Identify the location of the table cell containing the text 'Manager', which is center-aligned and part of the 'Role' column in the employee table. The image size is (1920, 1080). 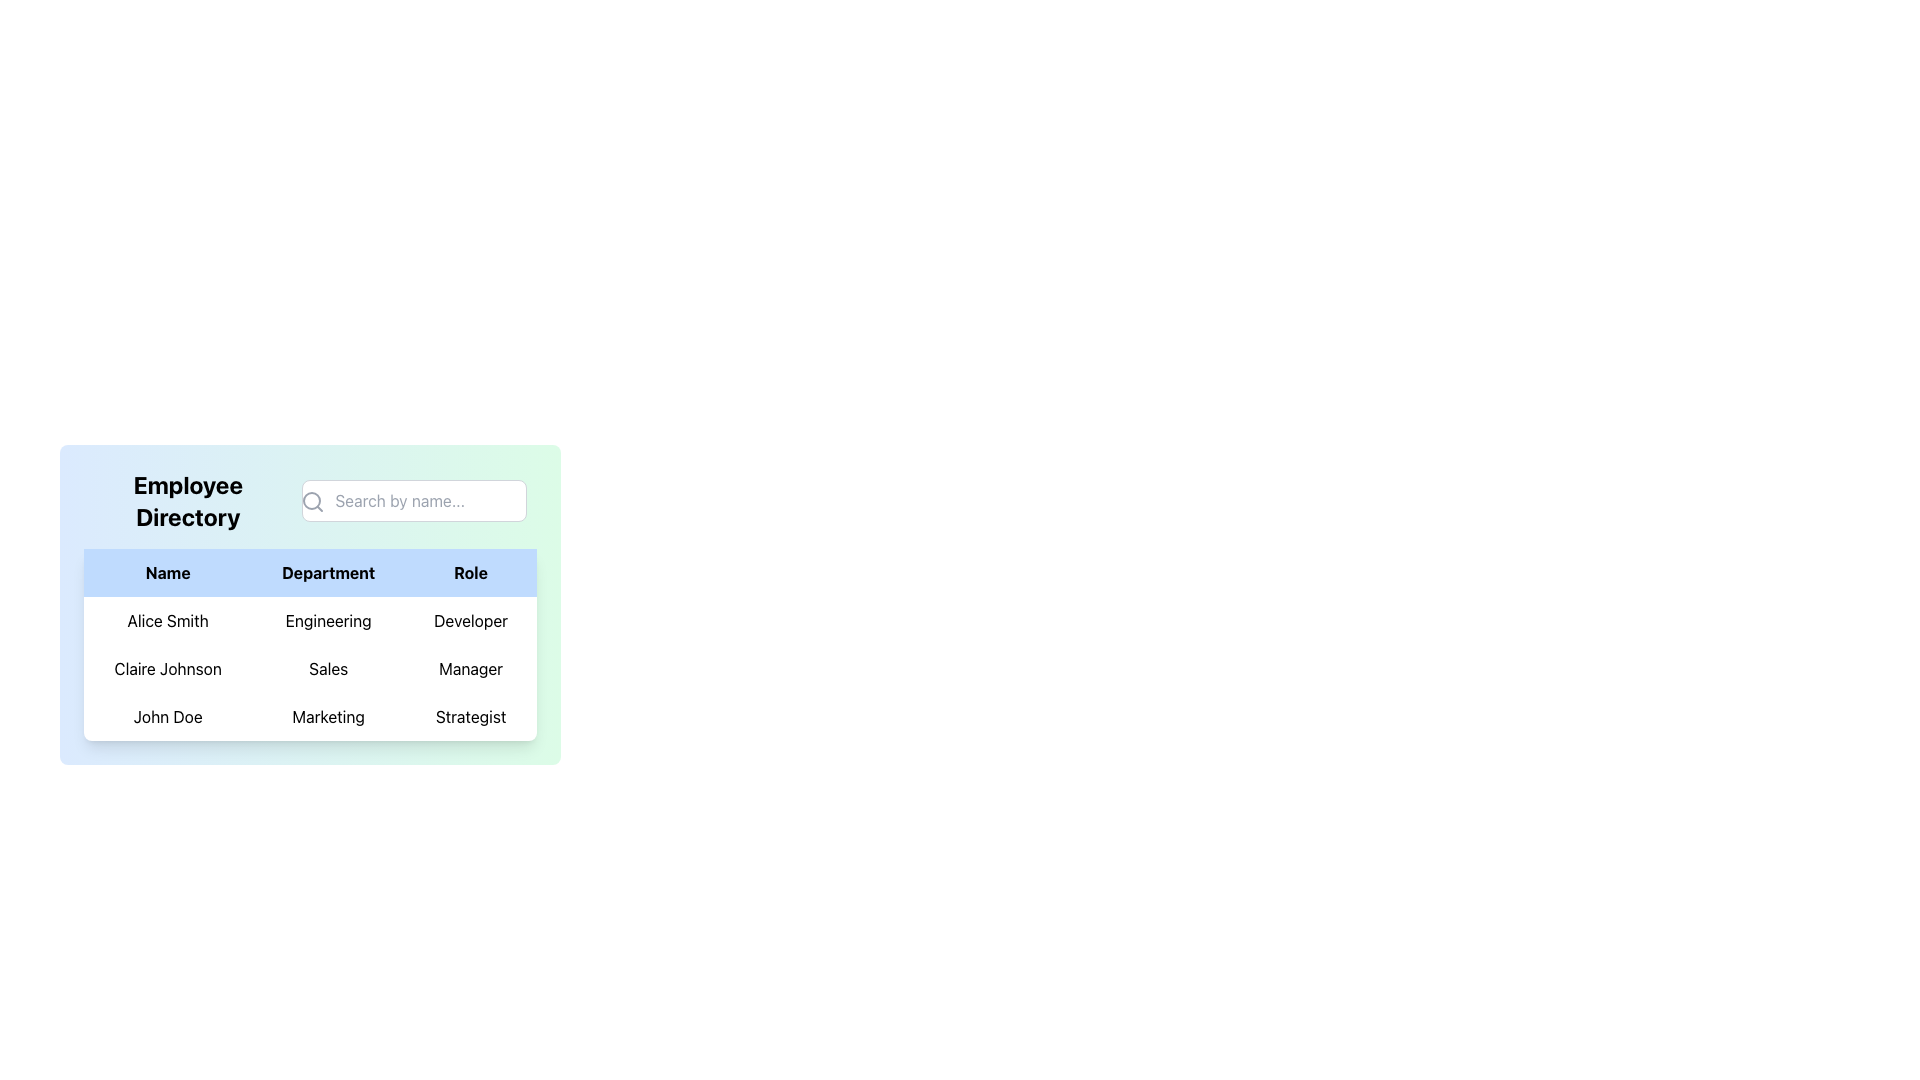
(469, 668).